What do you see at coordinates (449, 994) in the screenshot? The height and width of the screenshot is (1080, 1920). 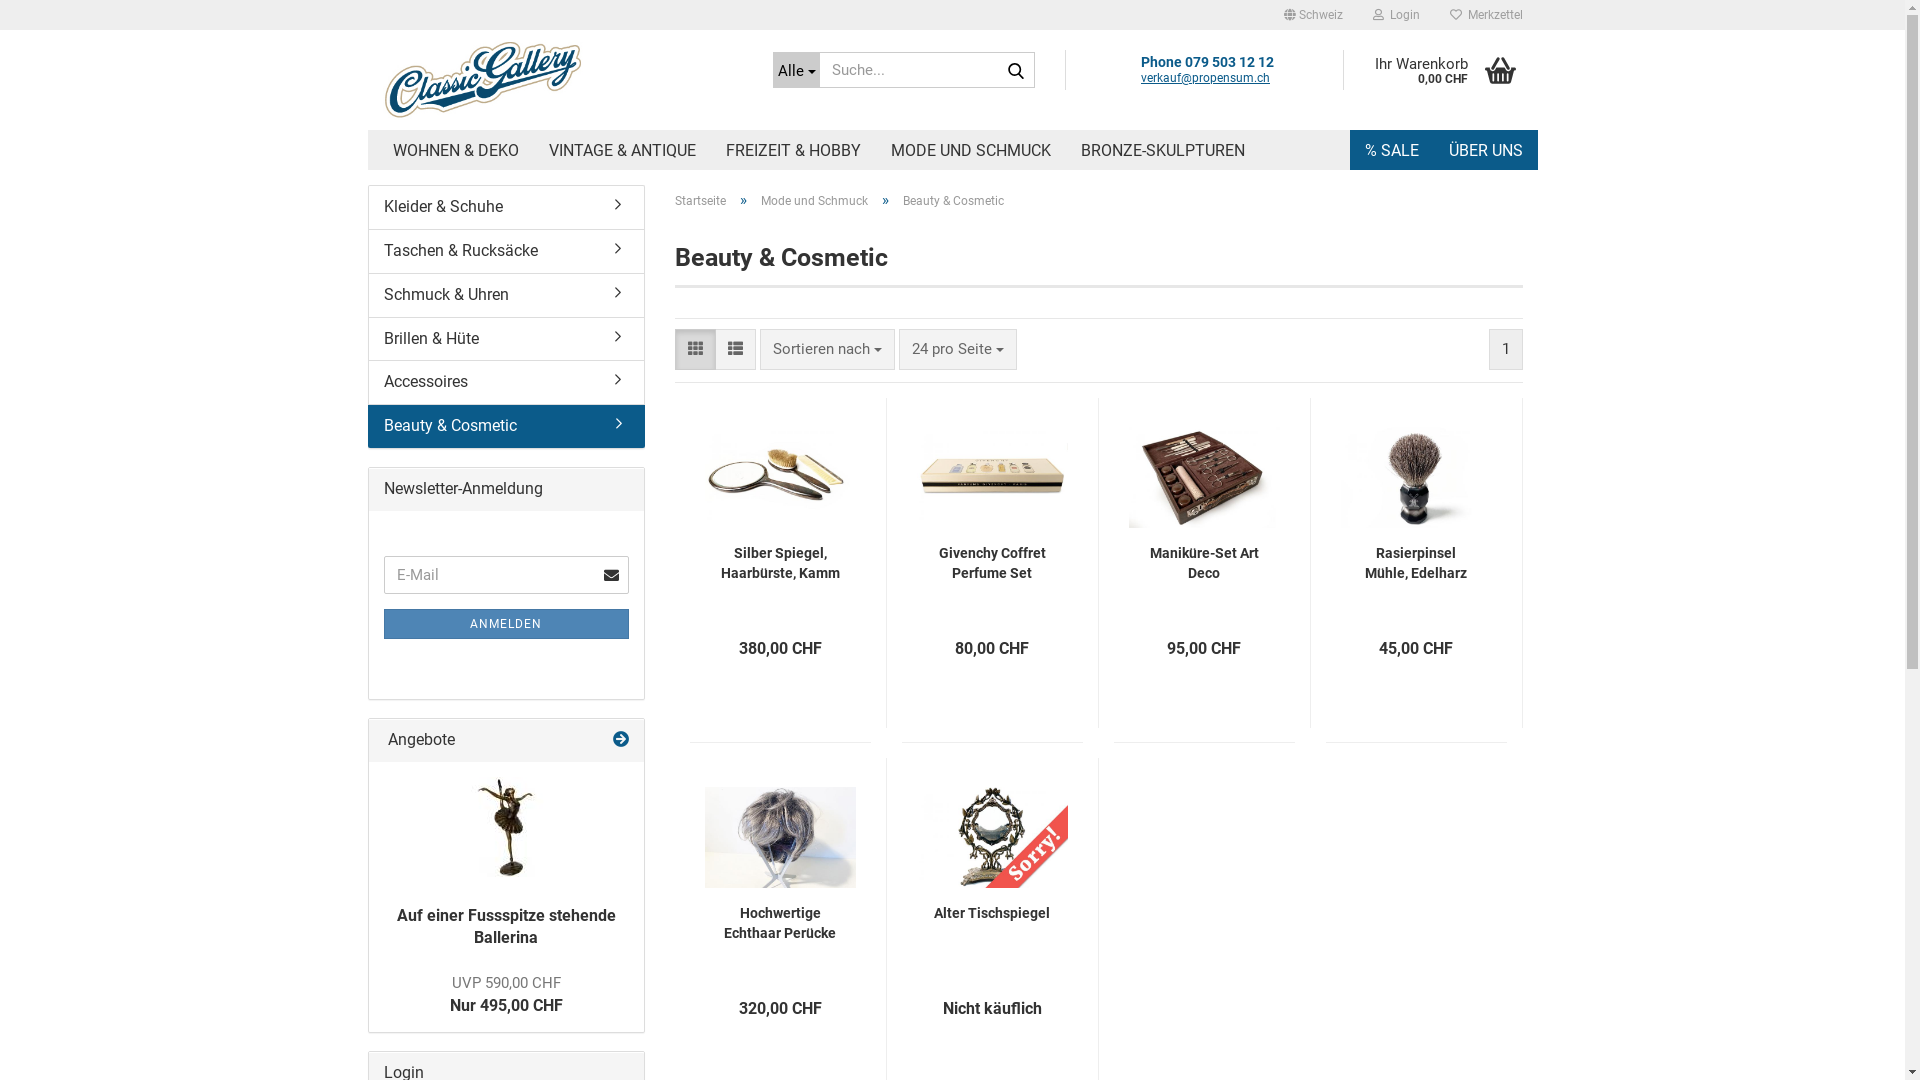 I see `'UVP 590,00 CHF` at bounding box center [449, 994].